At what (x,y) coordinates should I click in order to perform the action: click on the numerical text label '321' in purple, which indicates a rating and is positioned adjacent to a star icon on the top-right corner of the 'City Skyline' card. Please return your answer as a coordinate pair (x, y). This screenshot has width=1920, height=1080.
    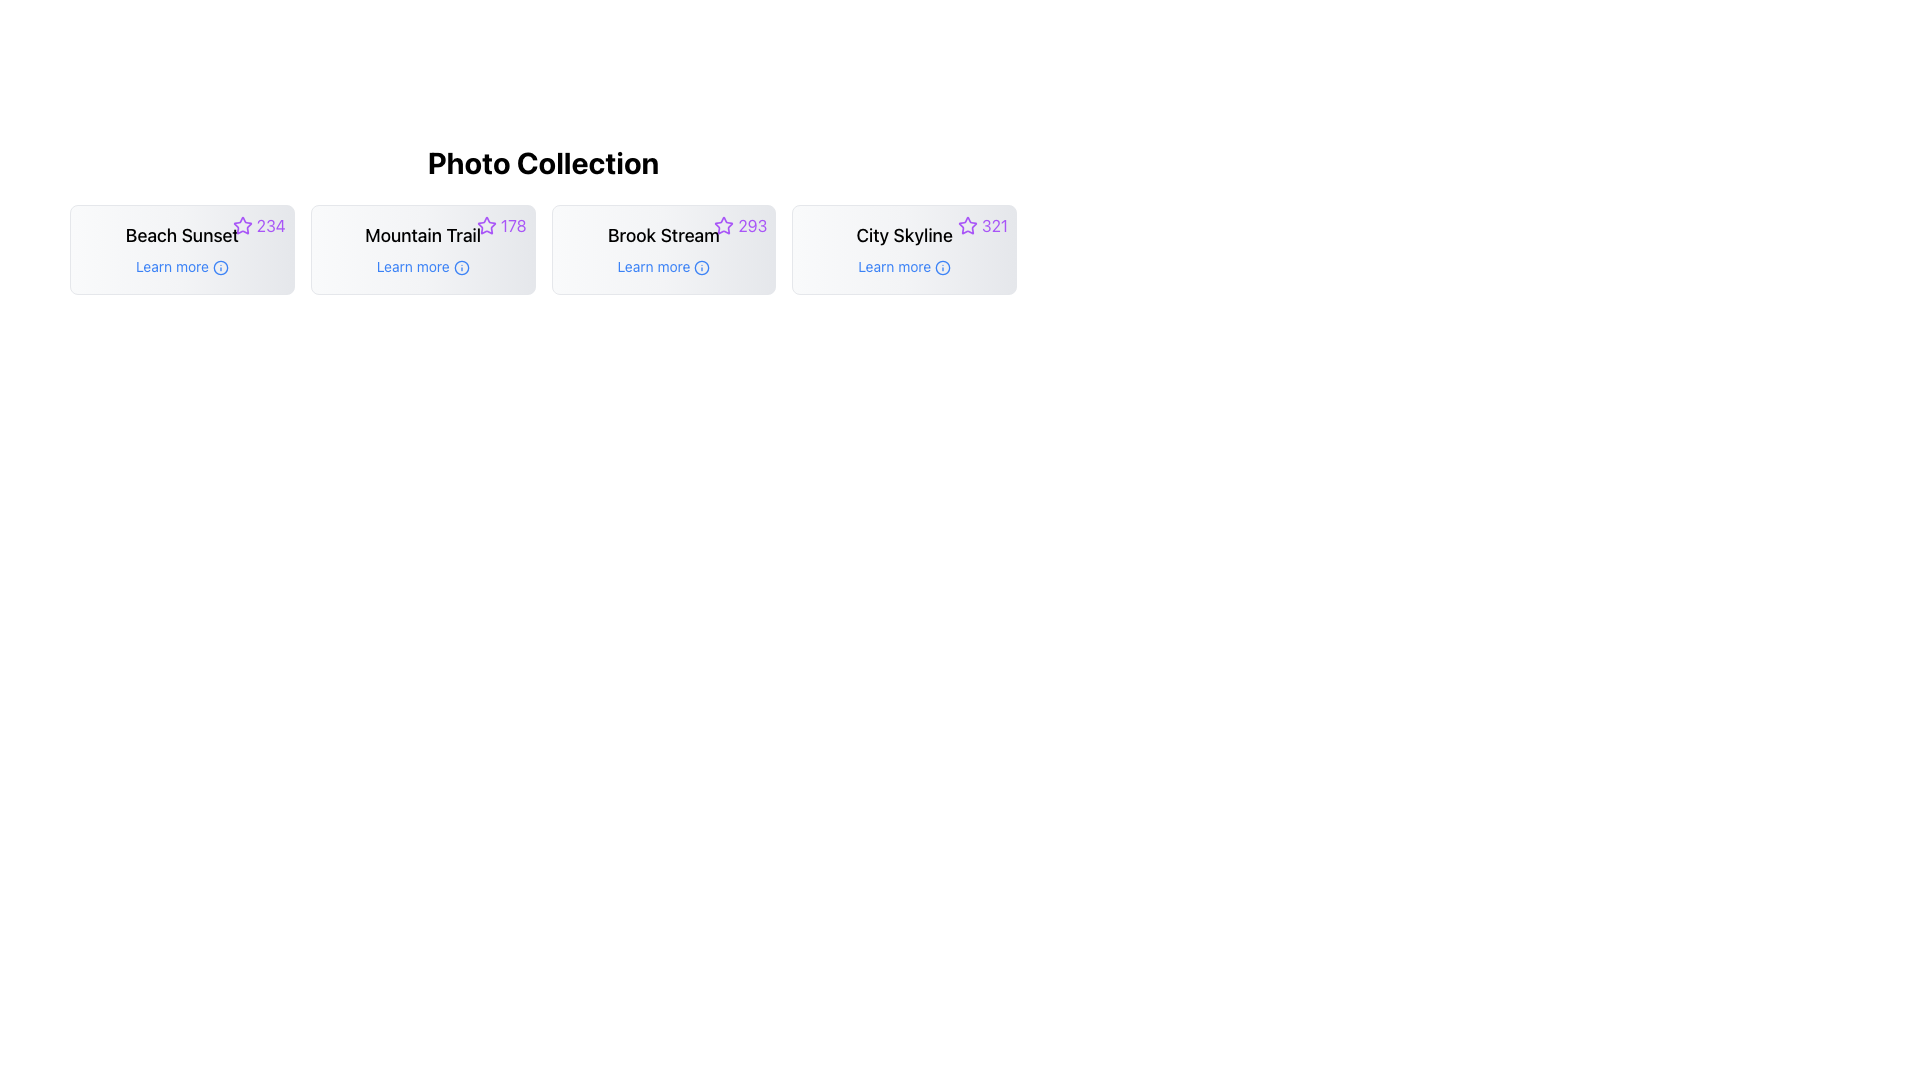
    Looking at the image, I should click on (994, 225).